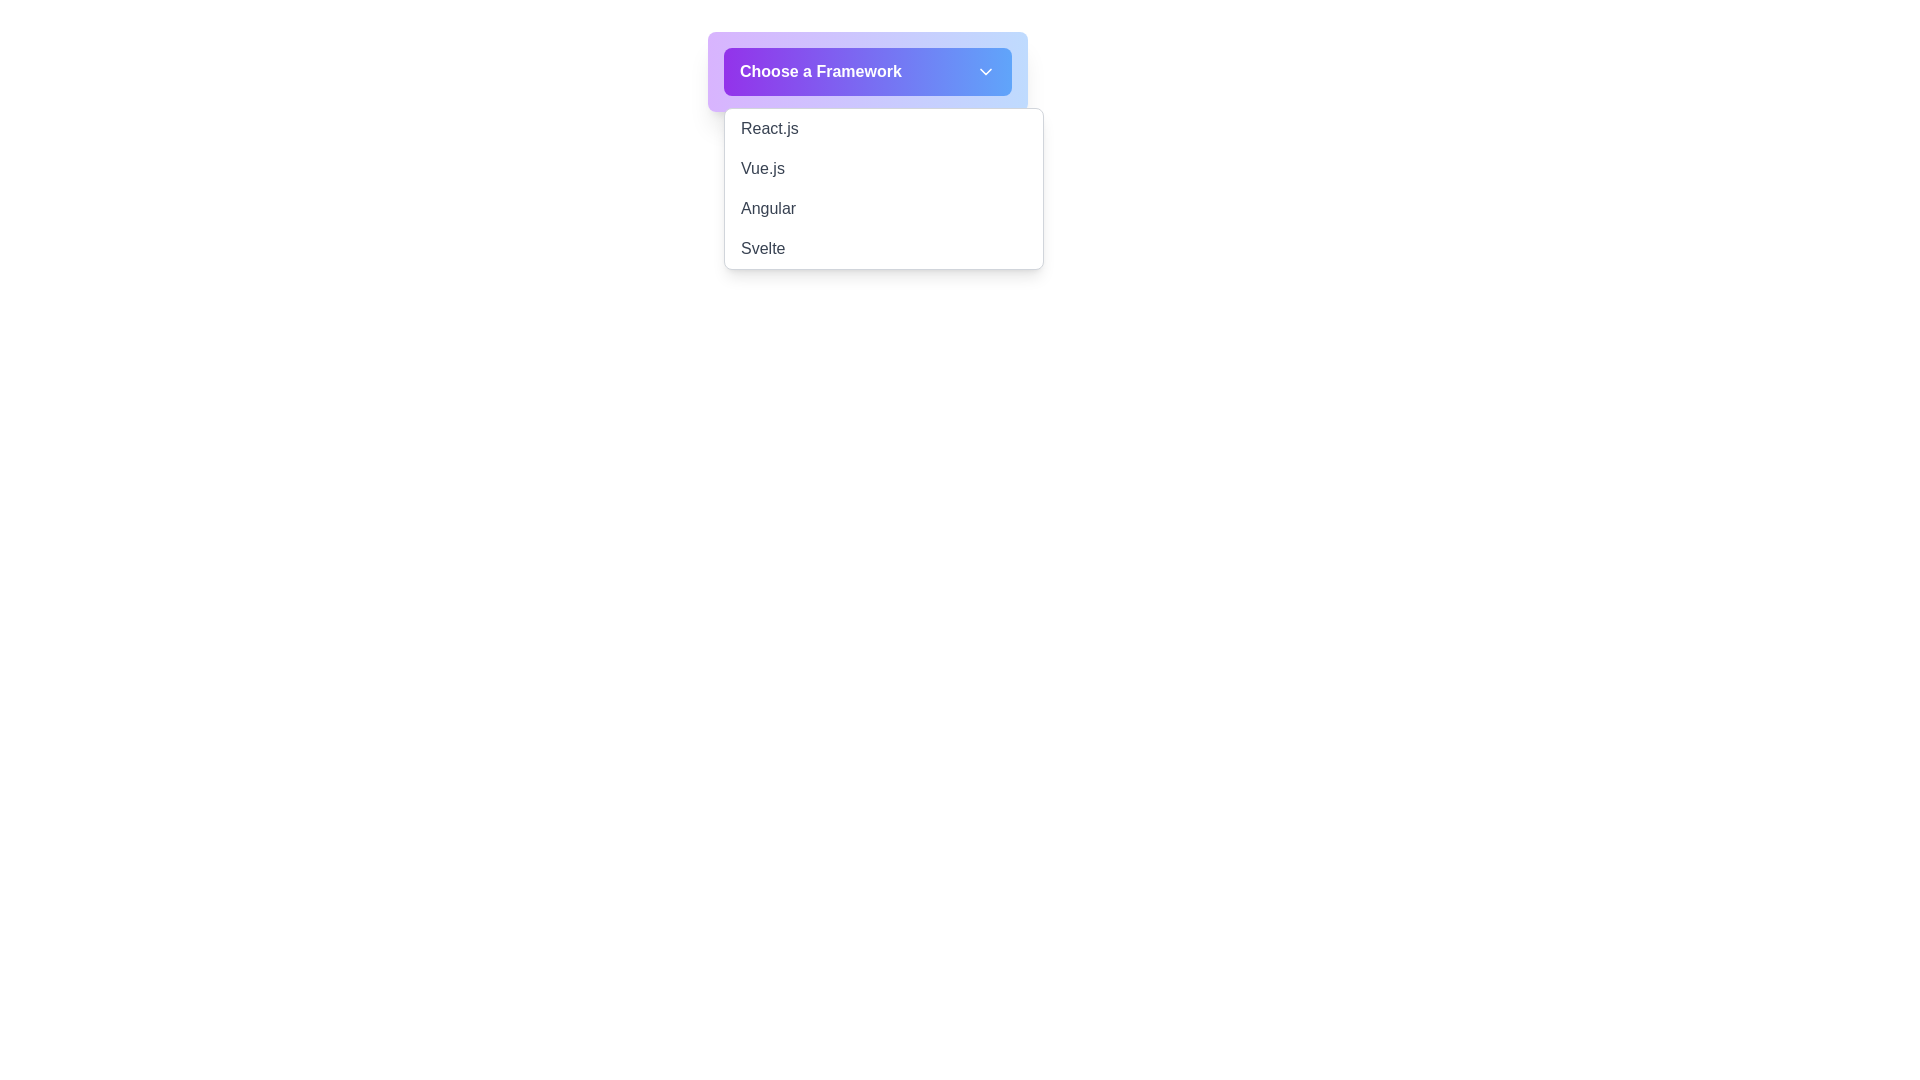 Image resolution: width=1920 pixels, height=1080 pixels. Describe the element at coordinates (882, 208) in the screenshot. I see `the 'Angular' option in the dropdown menu, which is the third item listed under 'Choose a Framework'` at that location.